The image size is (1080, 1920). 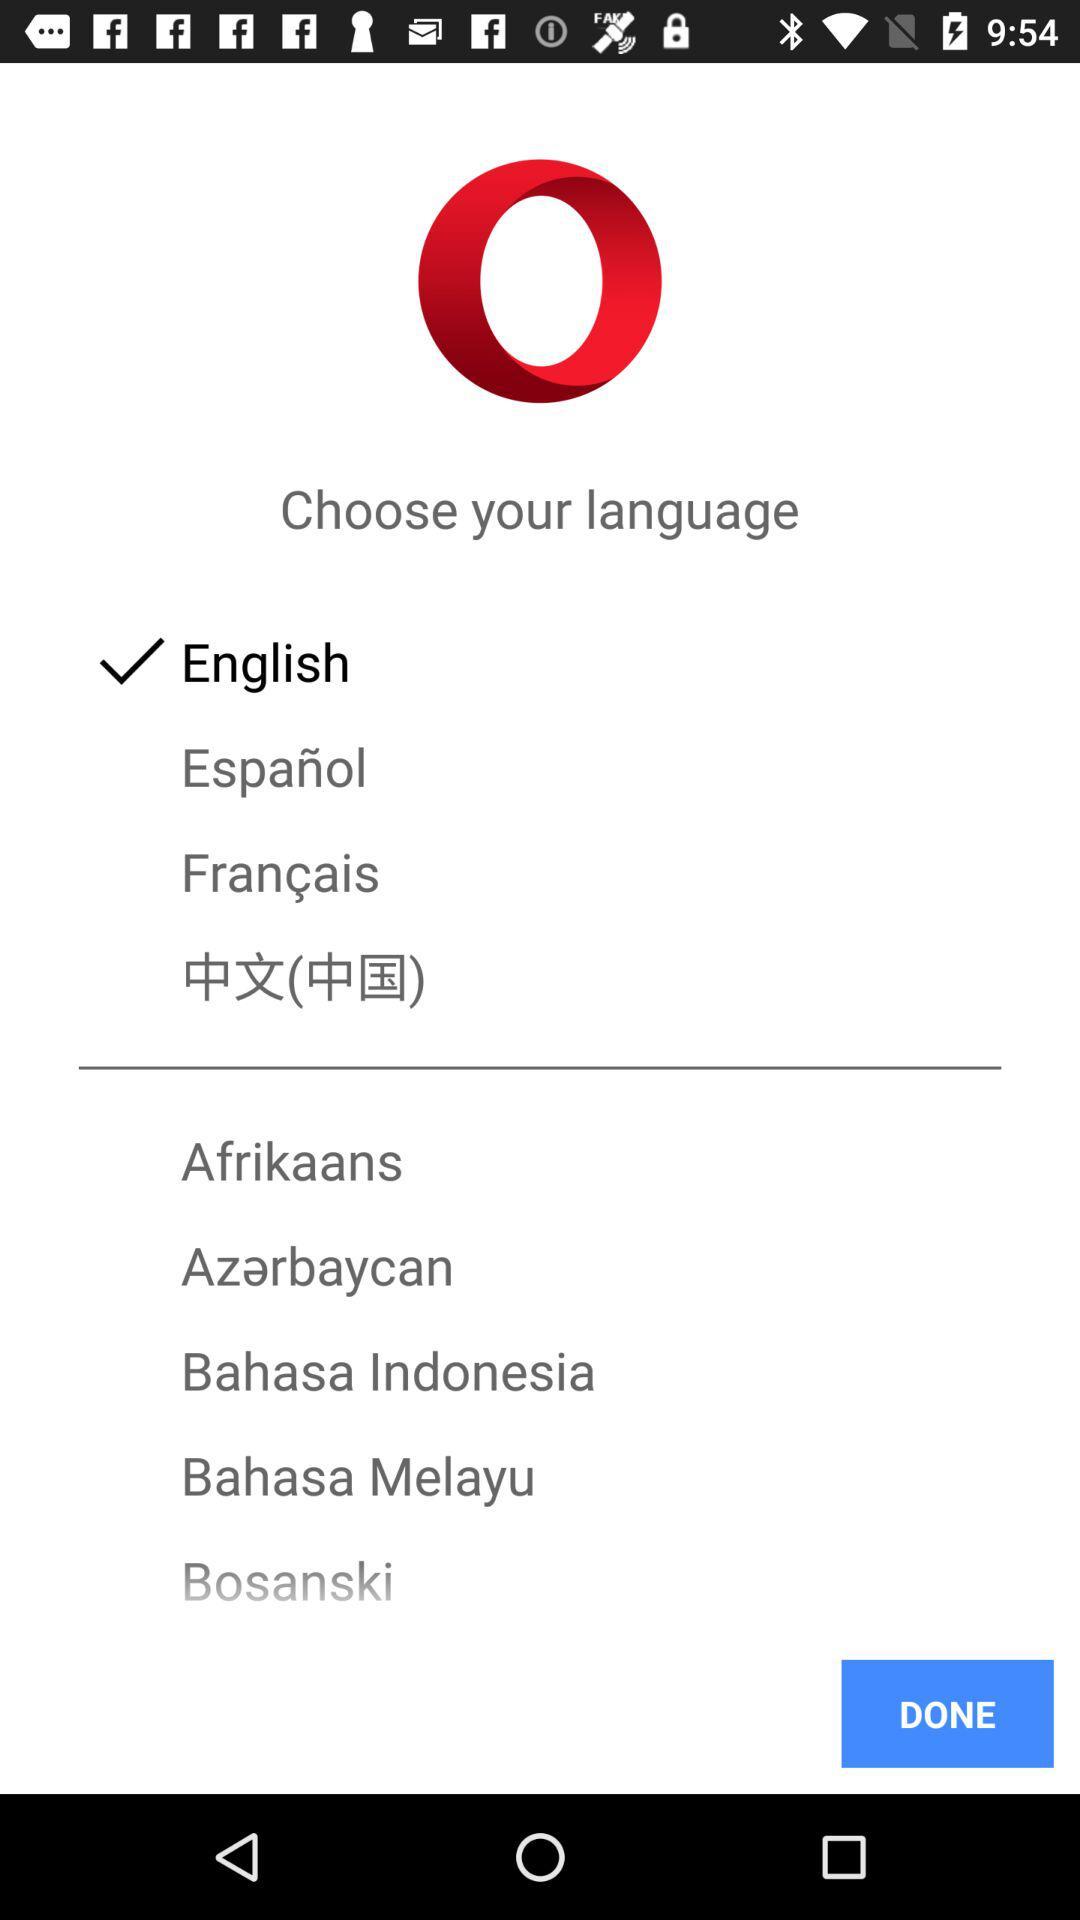 I want to click on the bahasa melayu item, so click(x=540, y=1475).